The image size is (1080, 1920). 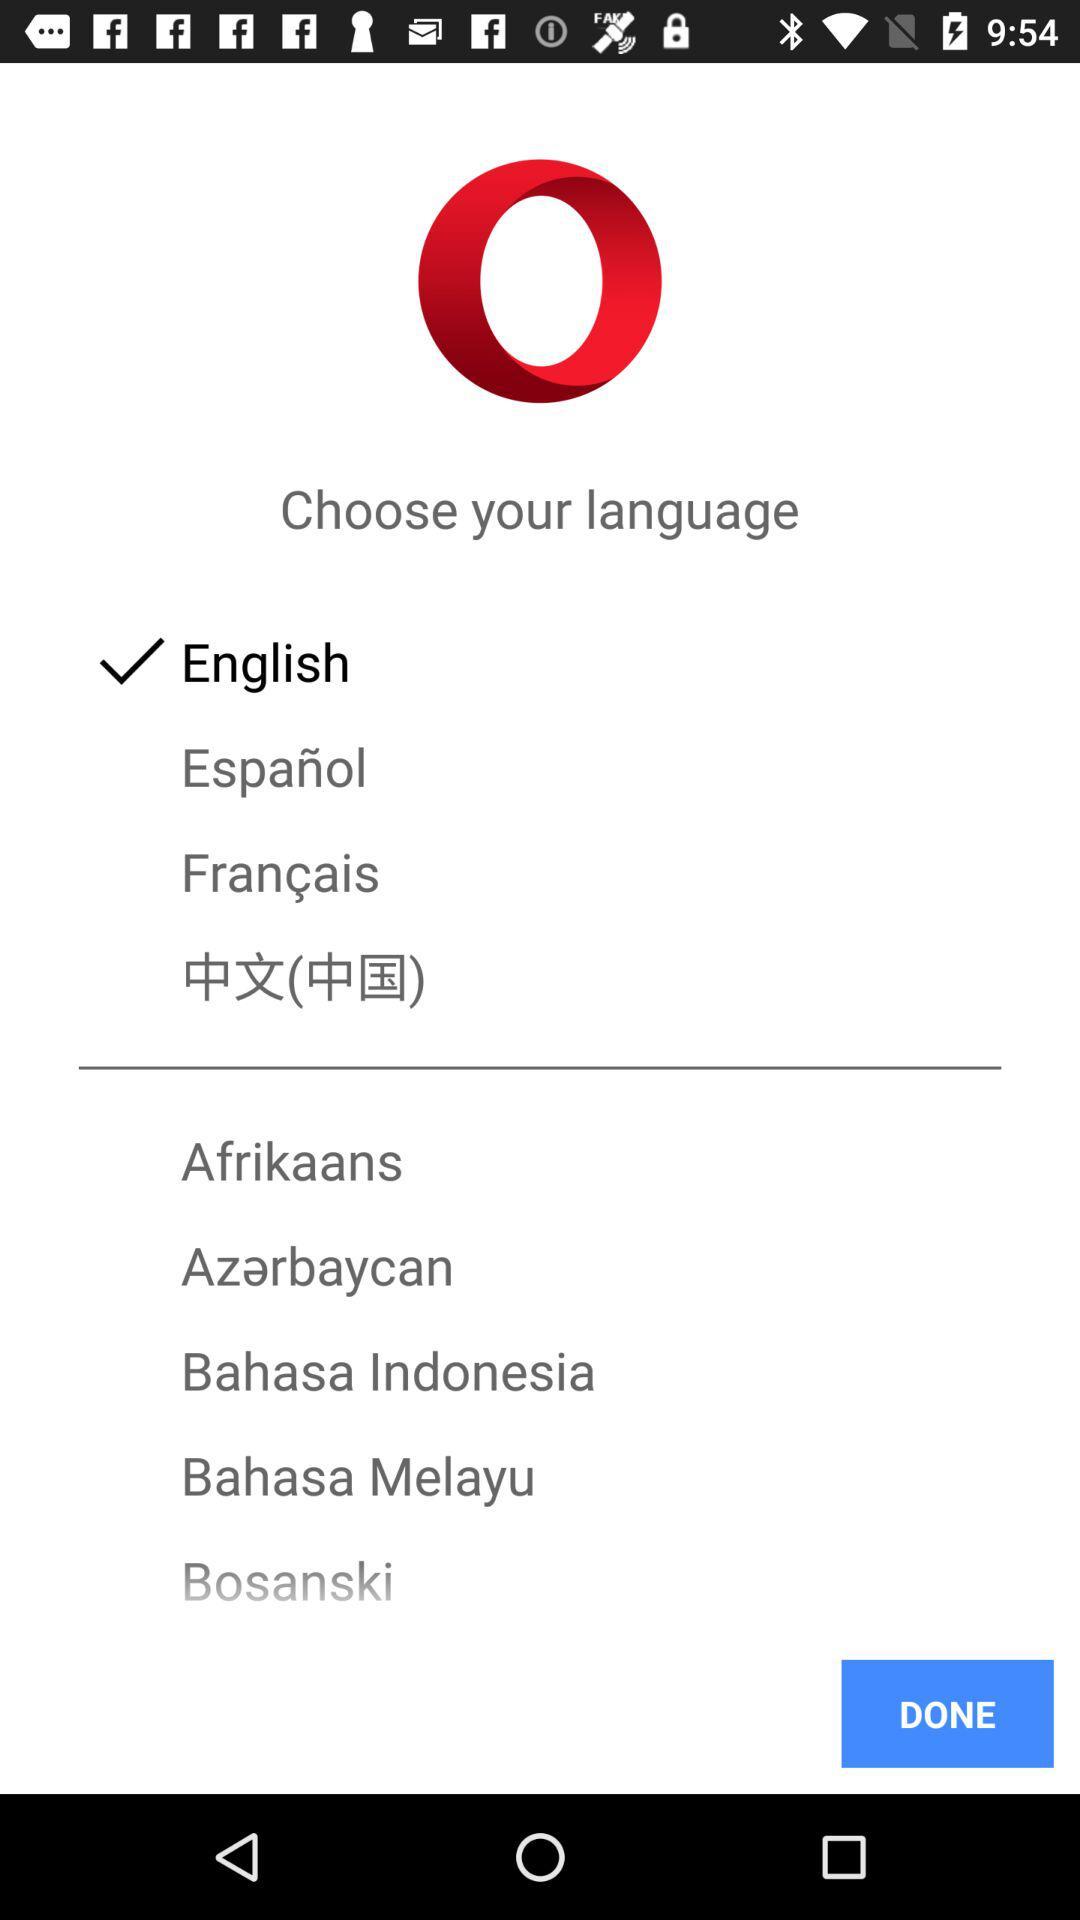 I want to click on the bahasa melayu item, so click(x=540, y=1475).